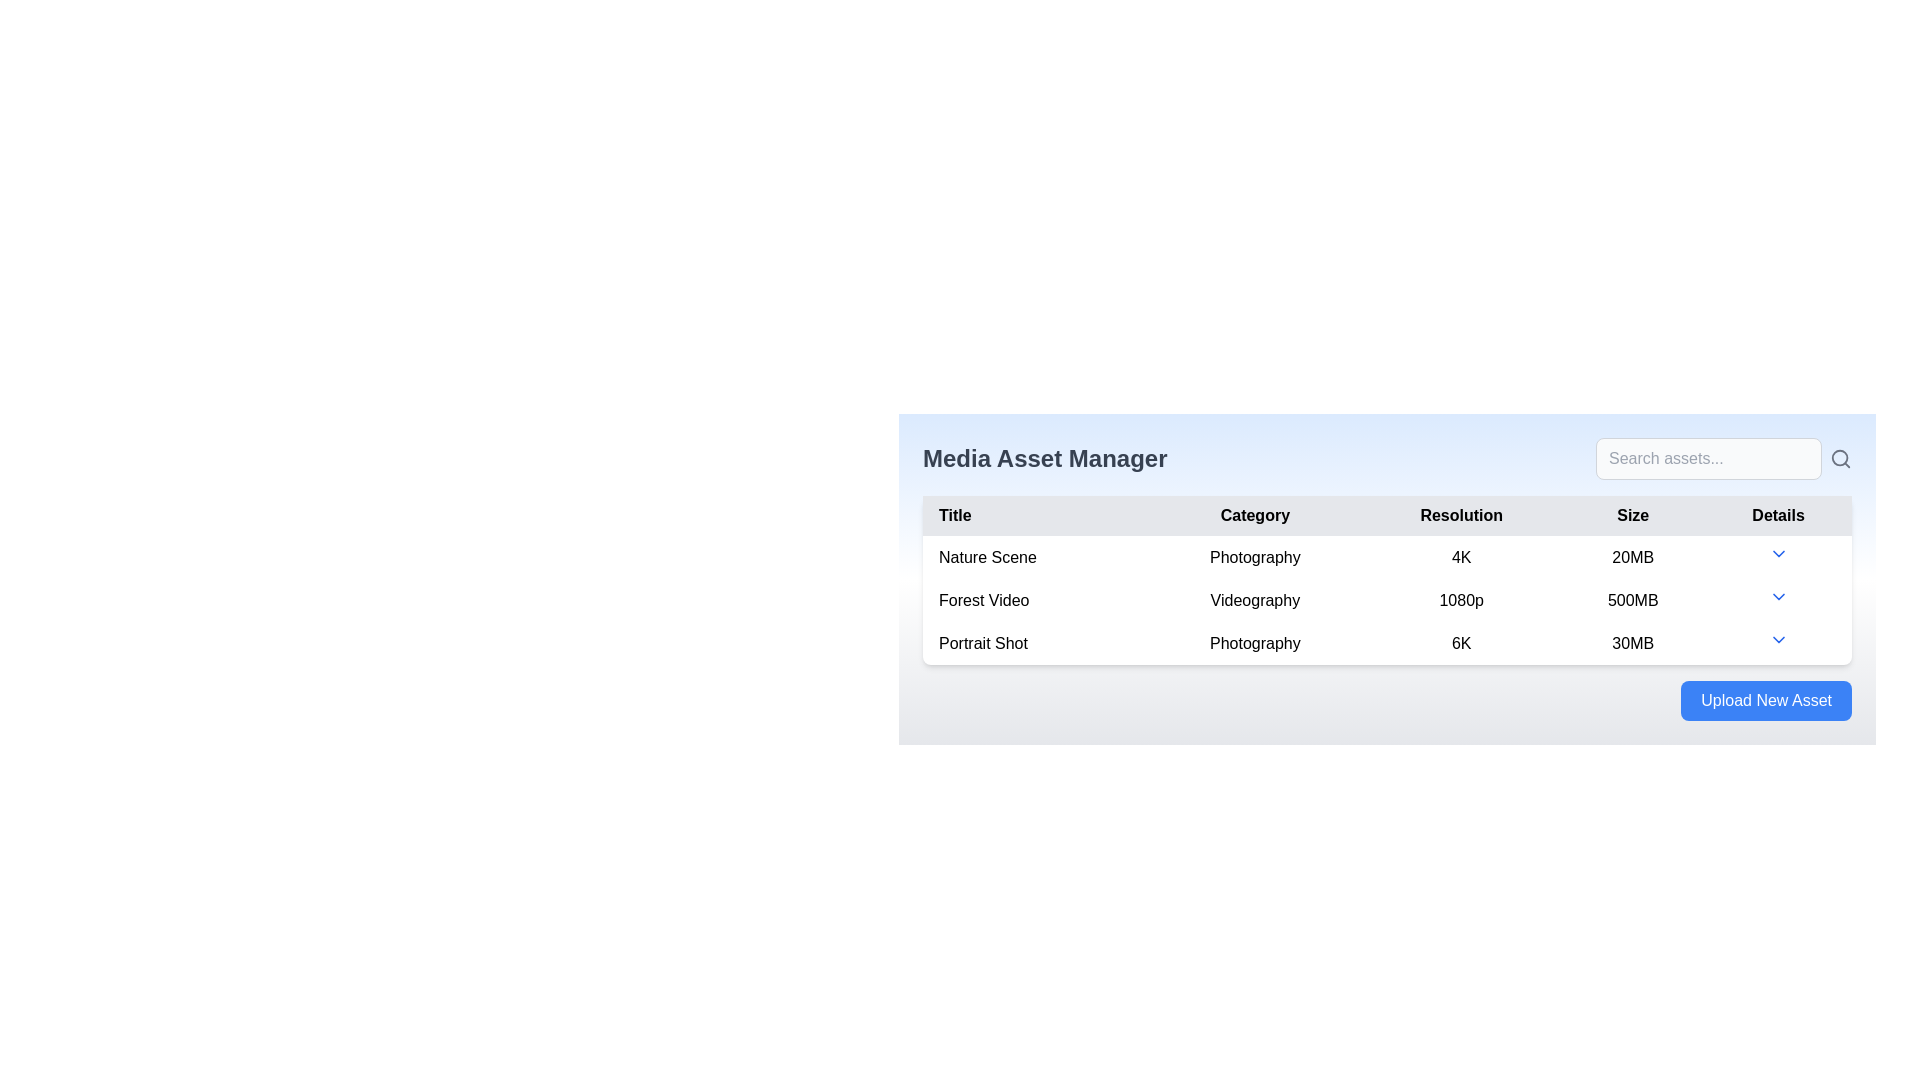  Describe the element at coordinates (1461, 643) in the screenshot. I see `the Label displaying '6K' in bold, which is located under the 'Resolution' column in the asset attributes table` at that location.